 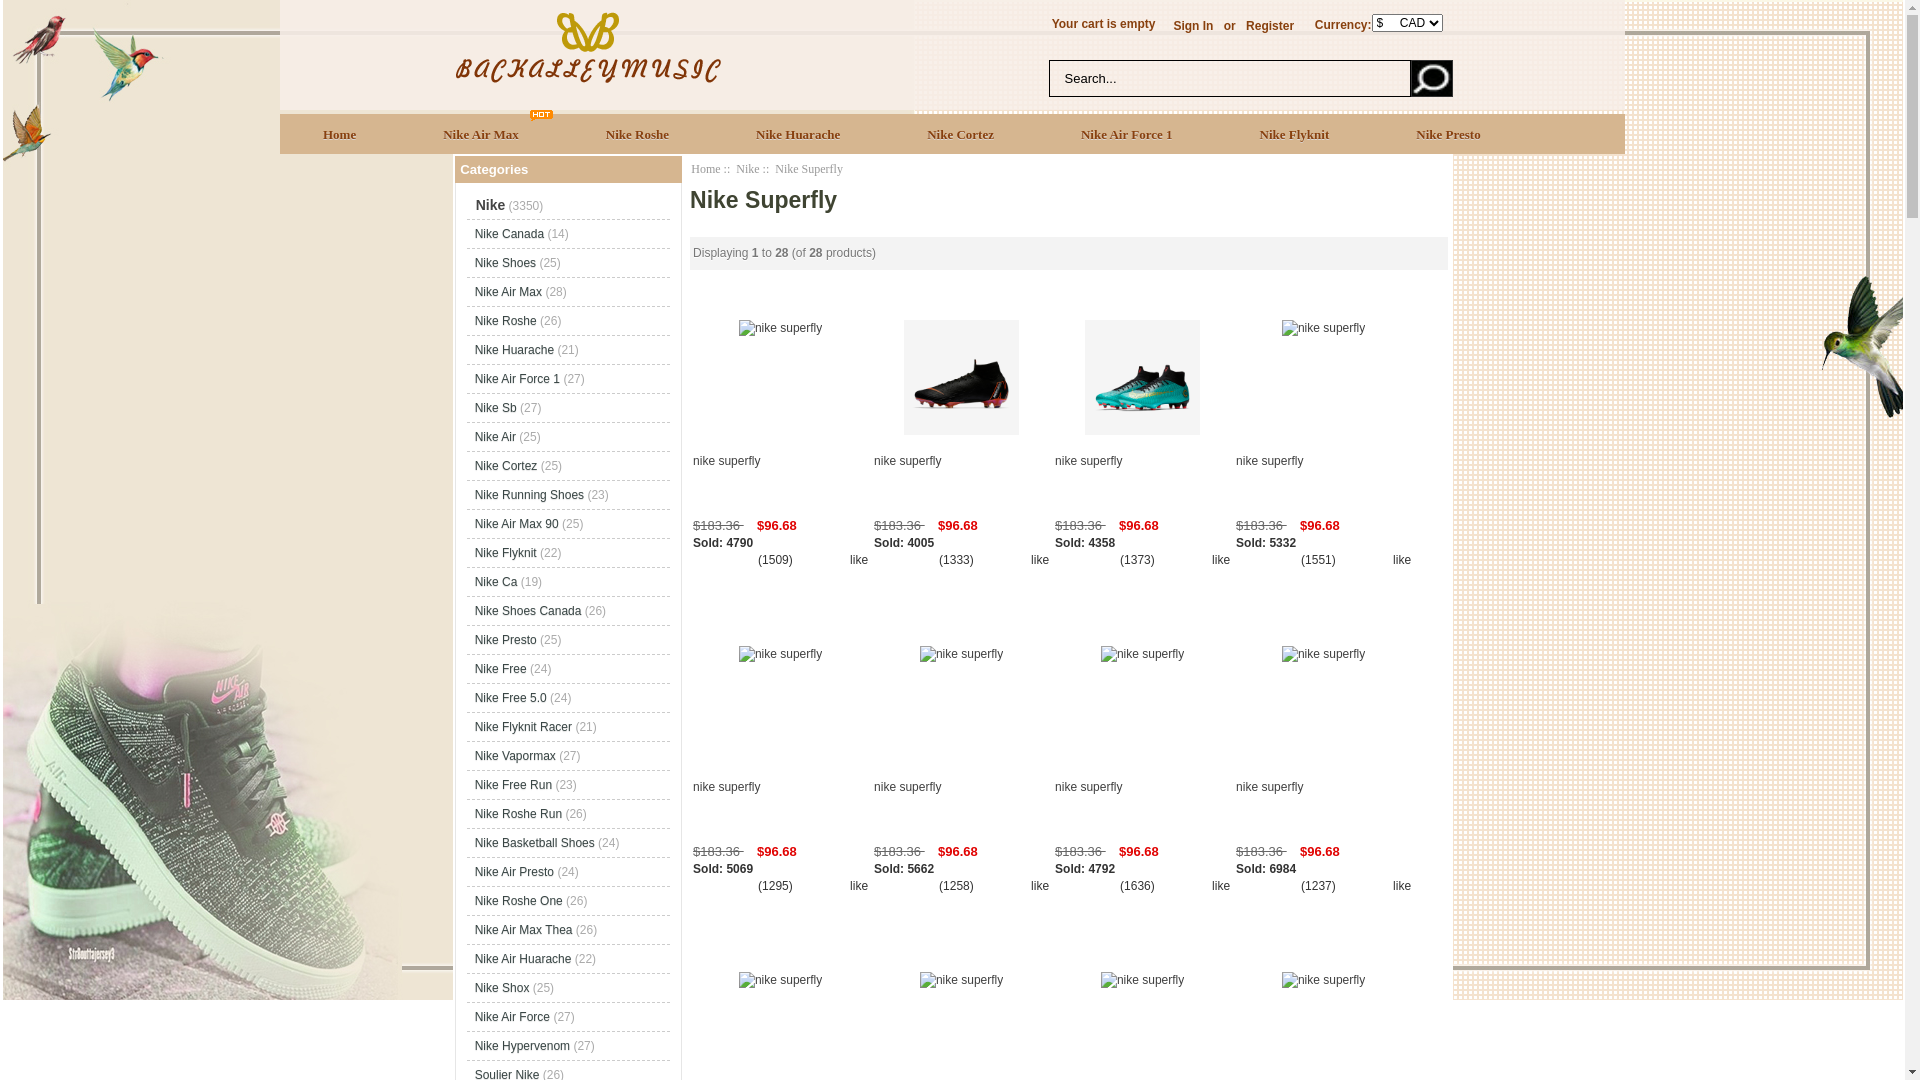 I want to click on 'Home', so click(x=278, y=133).